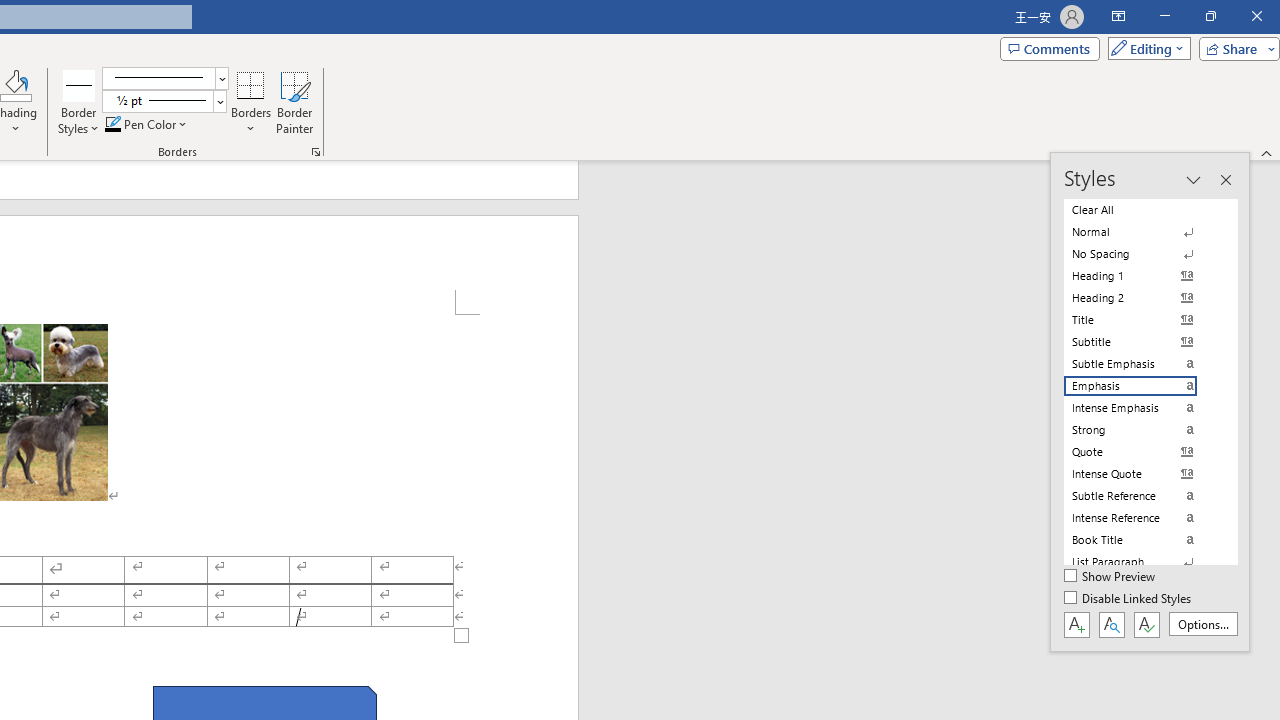  What do you see at coordinates (1142, 363) in the screenshot?
I see `'Subtle Emphasis'` at bounding box center [1142, 363].